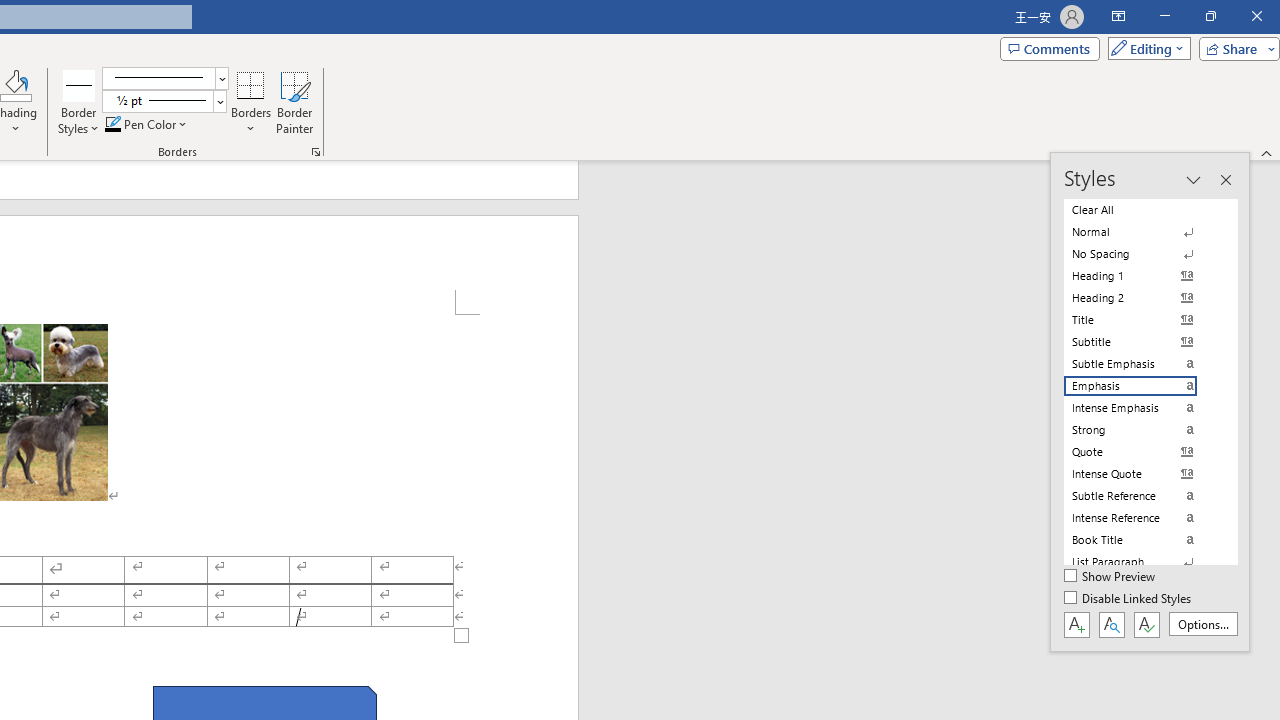  What do you see at coordinates (1142, 363) in the screenshot?
I see `'Subtle Emphasis'` at bounding box center [1142, 363].